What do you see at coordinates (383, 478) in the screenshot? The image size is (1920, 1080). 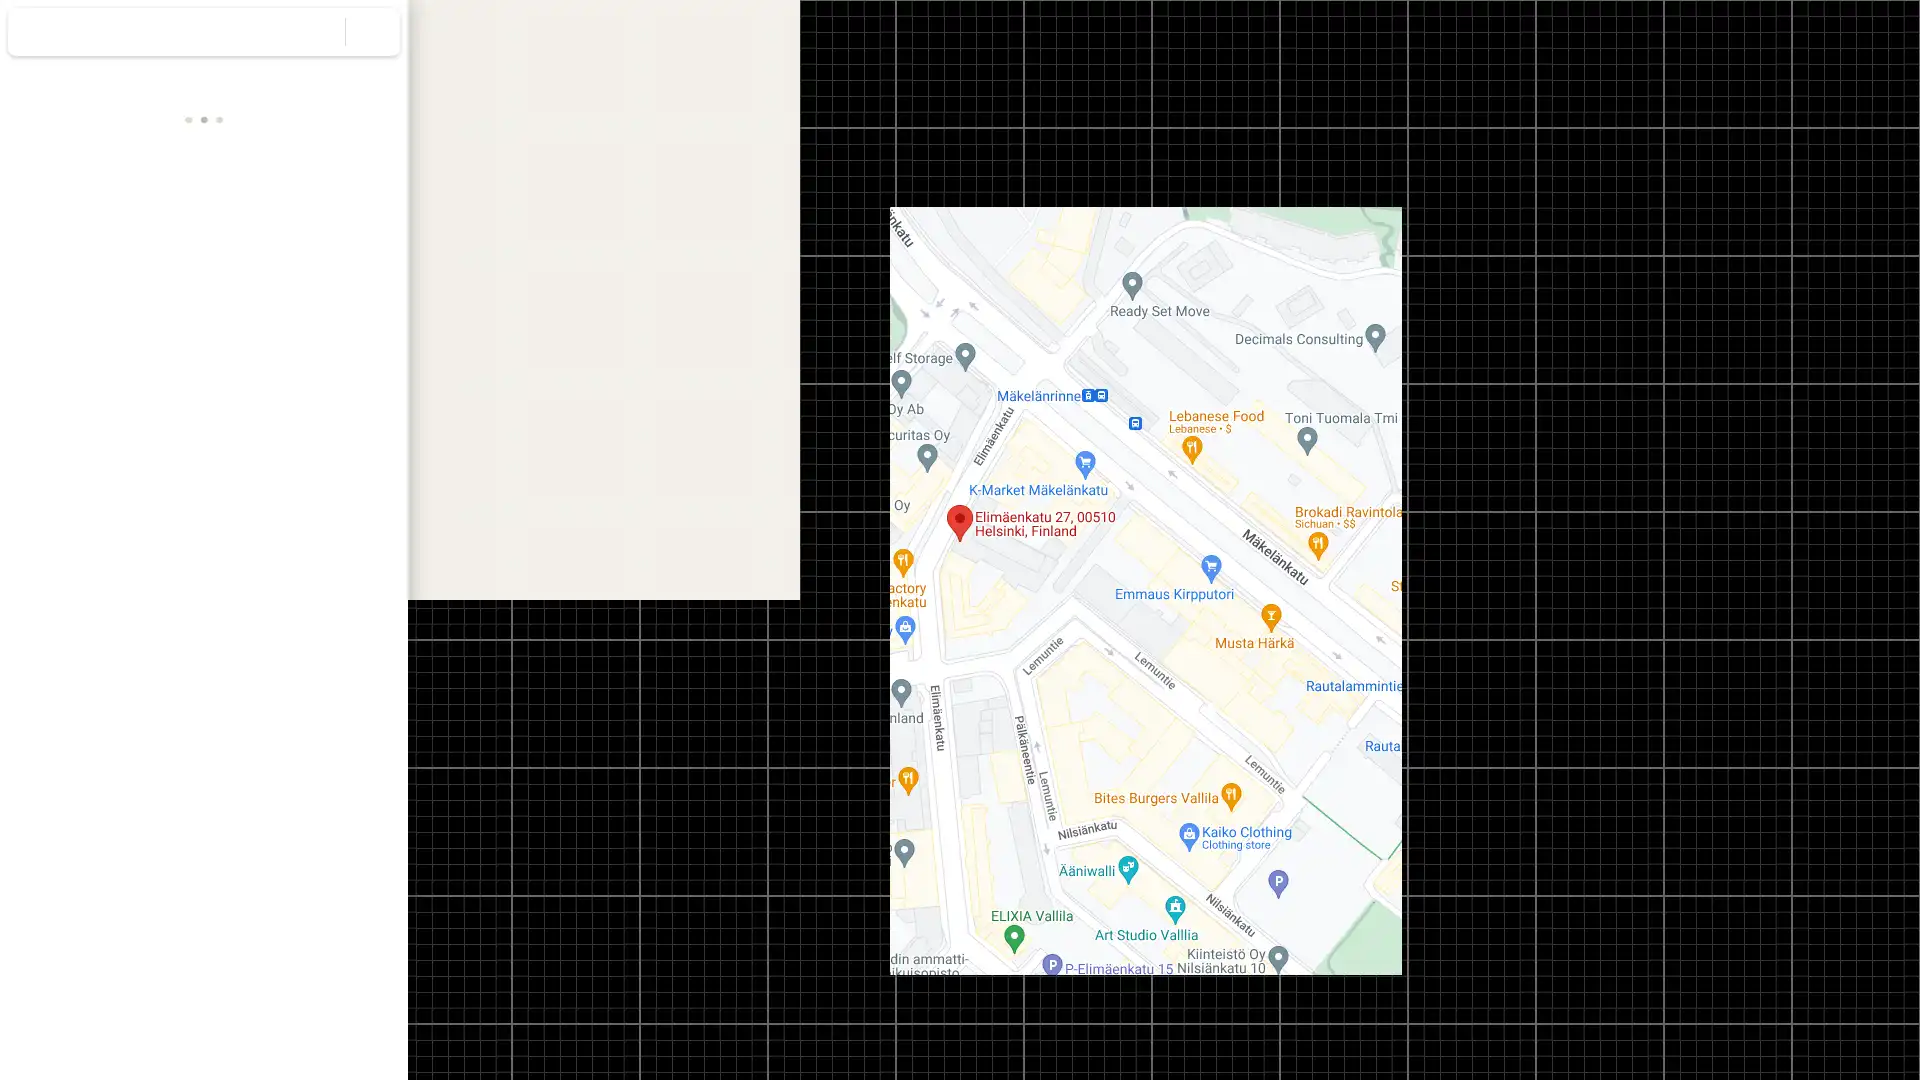 I see `Learn more about plus codes` at bounding box center [383, 478].